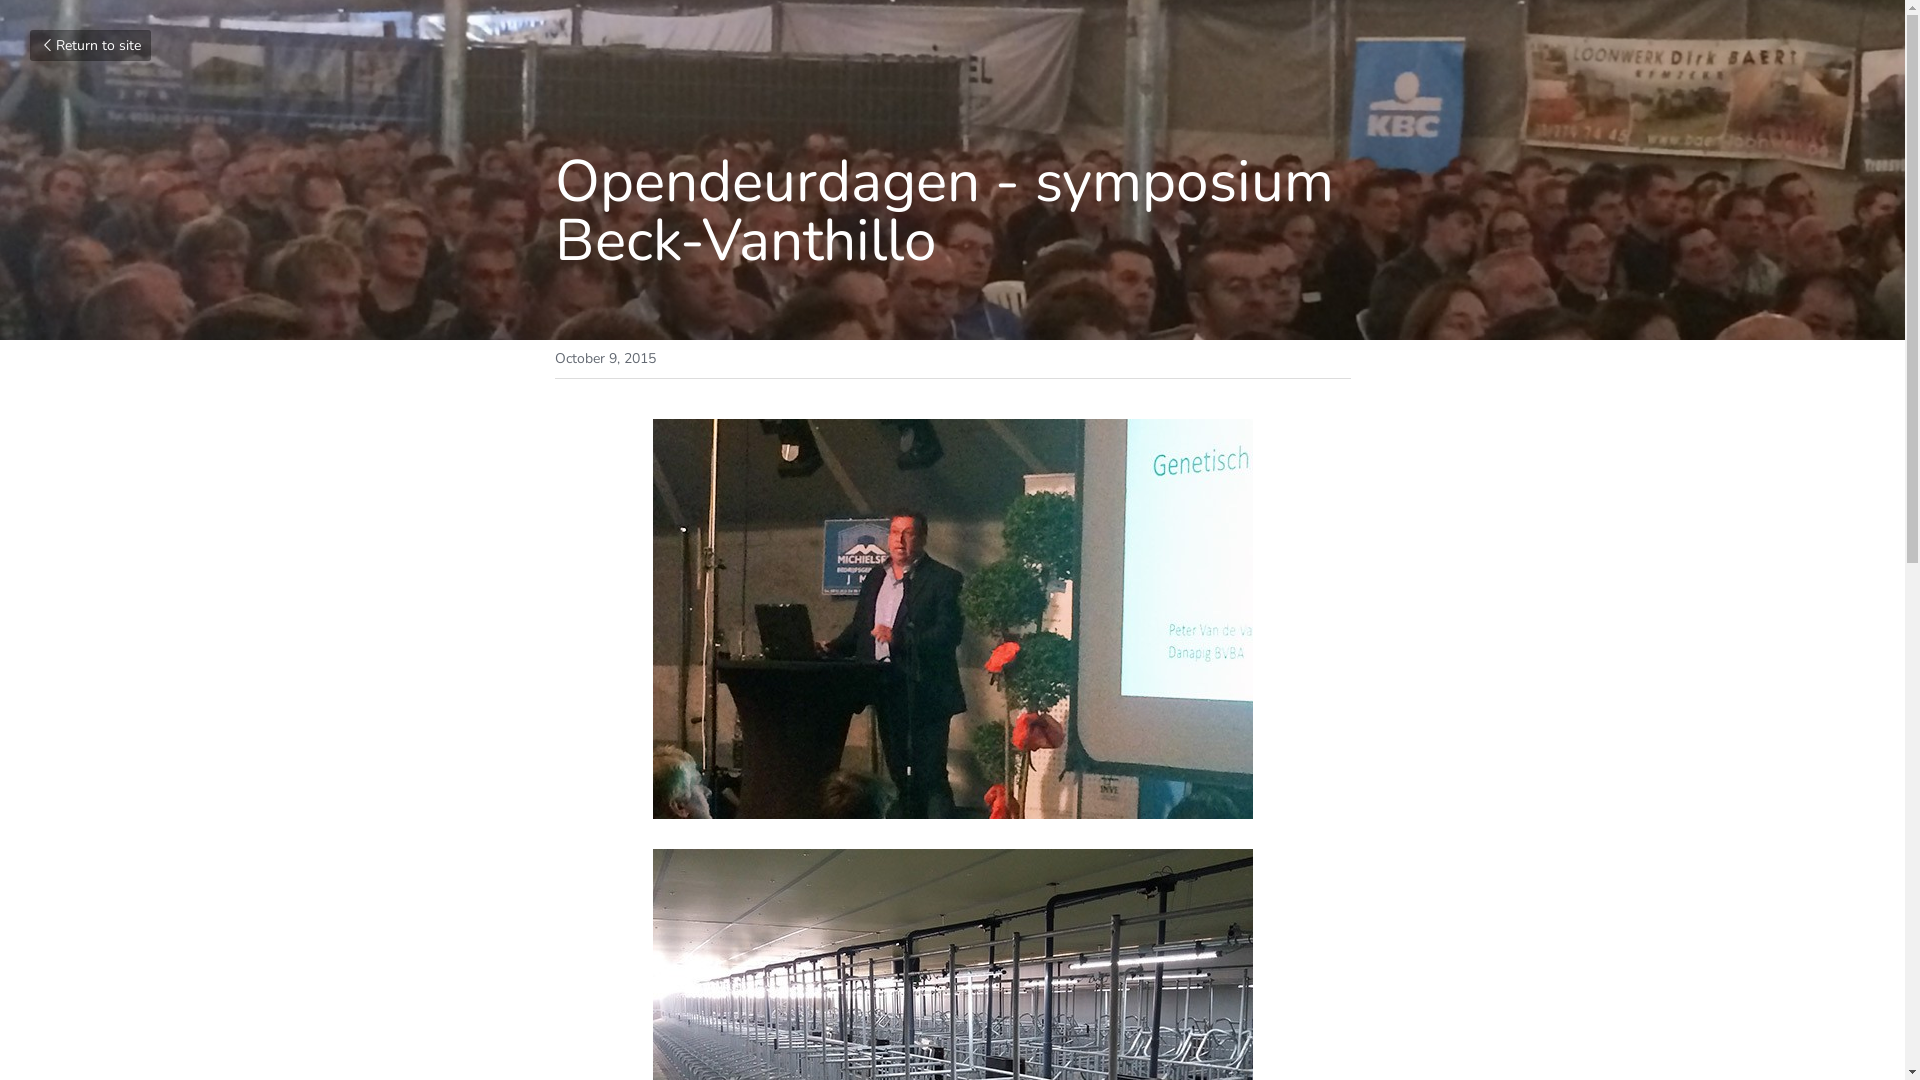 Image resolution: width=1920 pixels, height=1080 pixels. What do you see at coordinates (89, 45) in the screenshot?
I see `'Return to site'` at bounding box center [89, 45].